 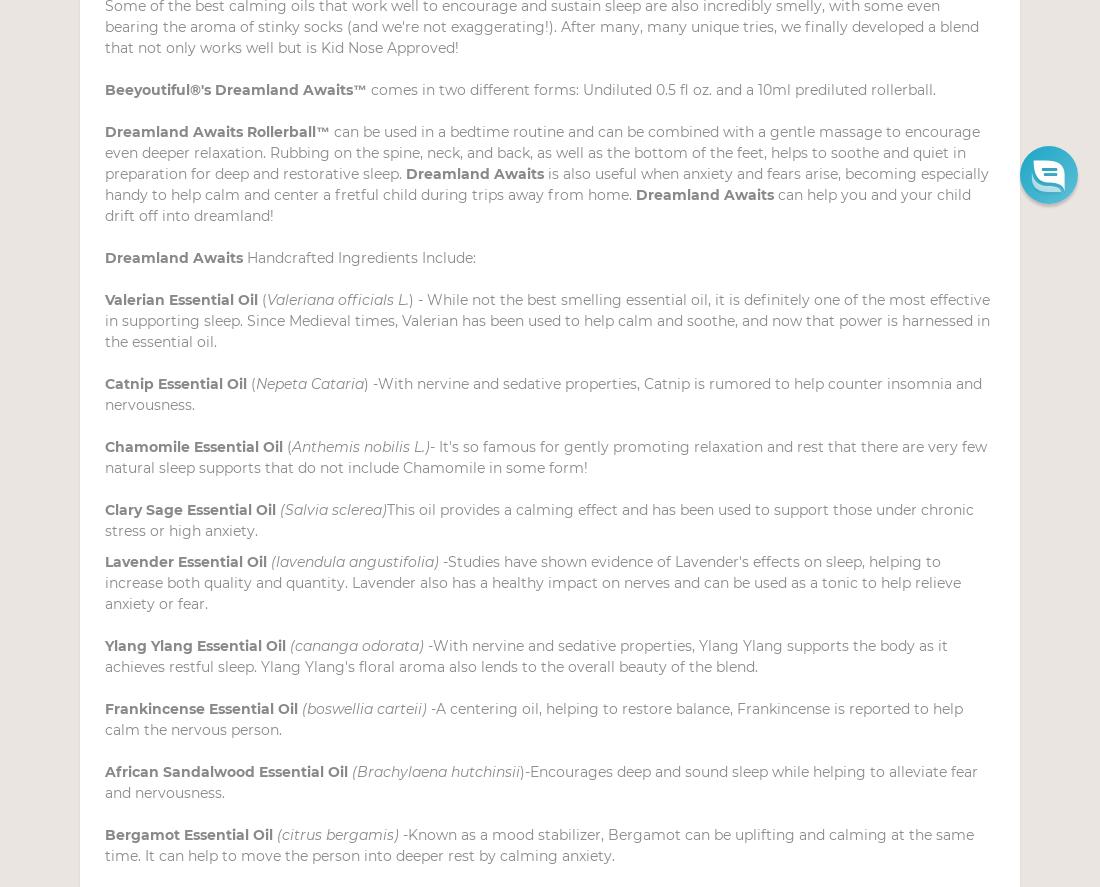 I want to click on 'Valerian Essential Oil', so click(x=105, y=299).